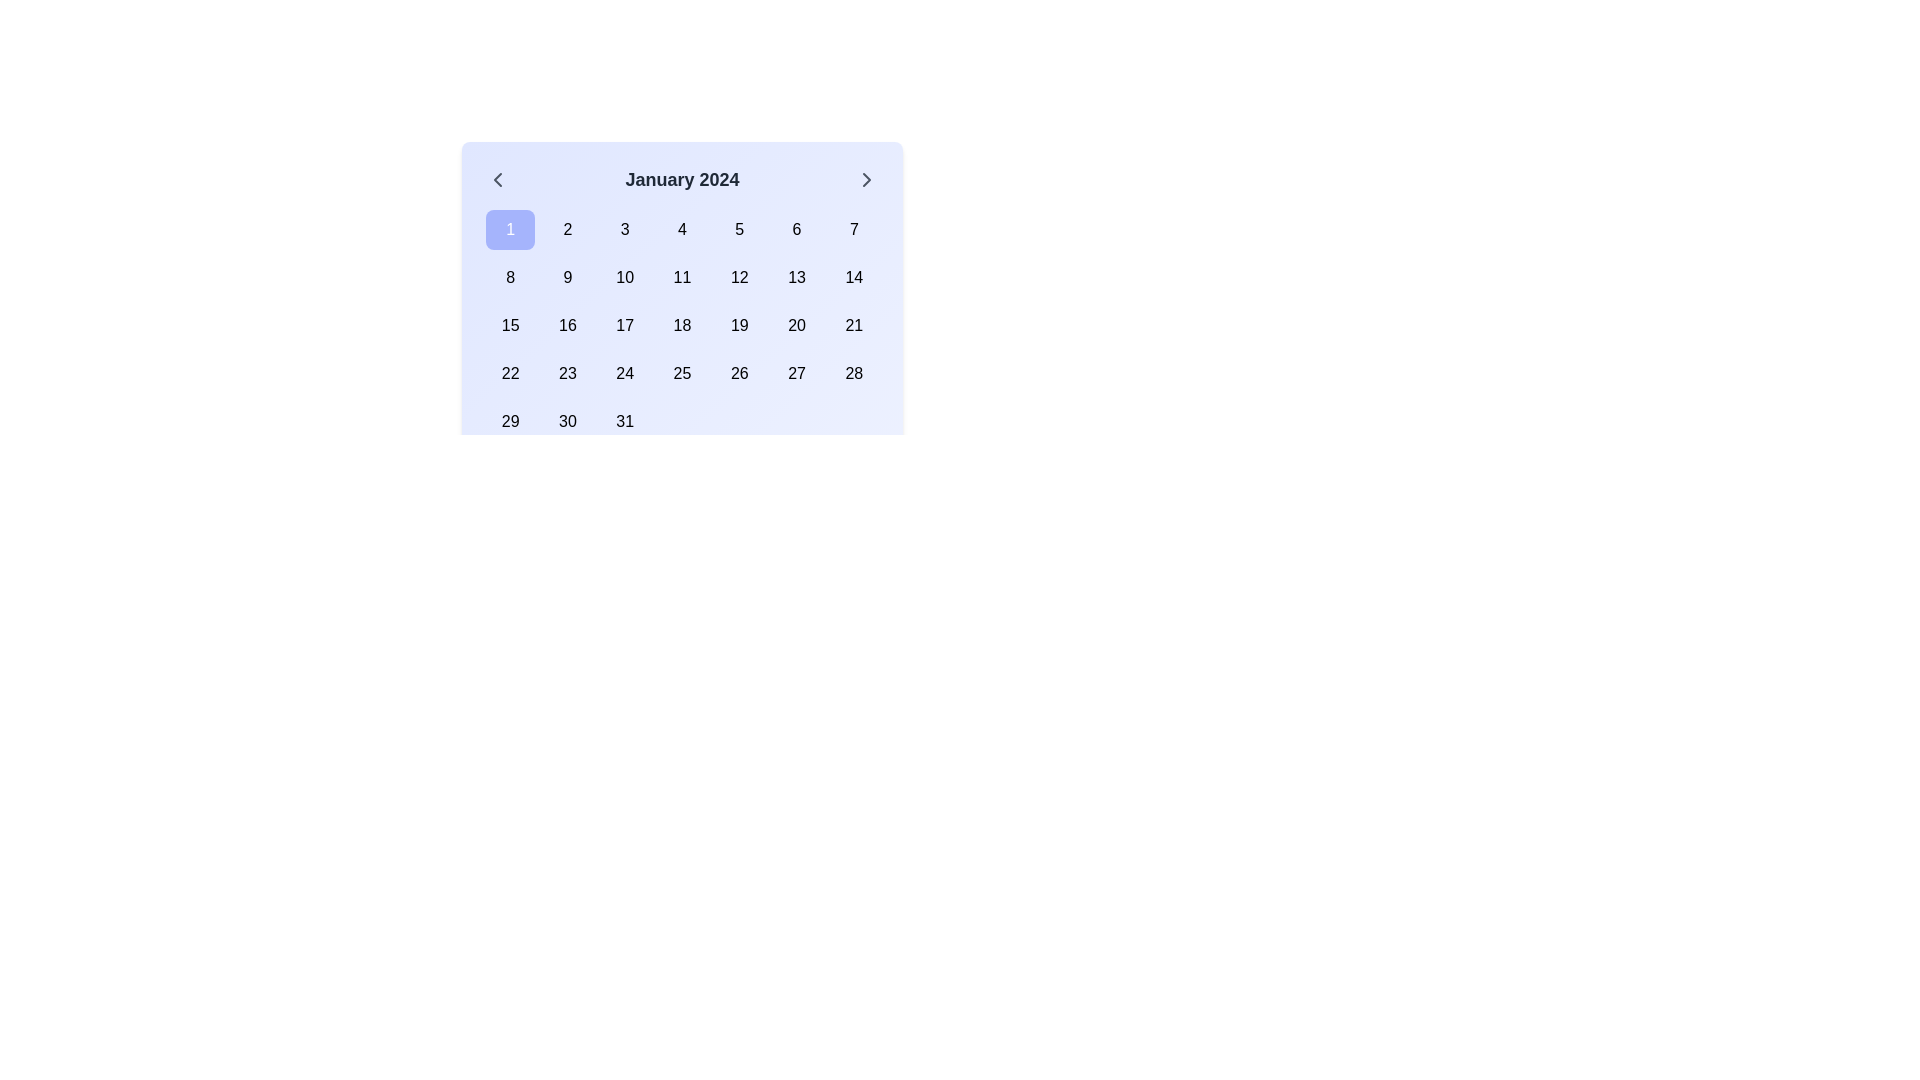 This screenshot has height=1080, width=1920. What do you see at coordinates (566, 420) in the screenshot?
I see `the square, light-colored button with a centered number '30' in bold, dark text located in the last row, second column of the January 2024 calendar grid` at bounding box center [566, 420].